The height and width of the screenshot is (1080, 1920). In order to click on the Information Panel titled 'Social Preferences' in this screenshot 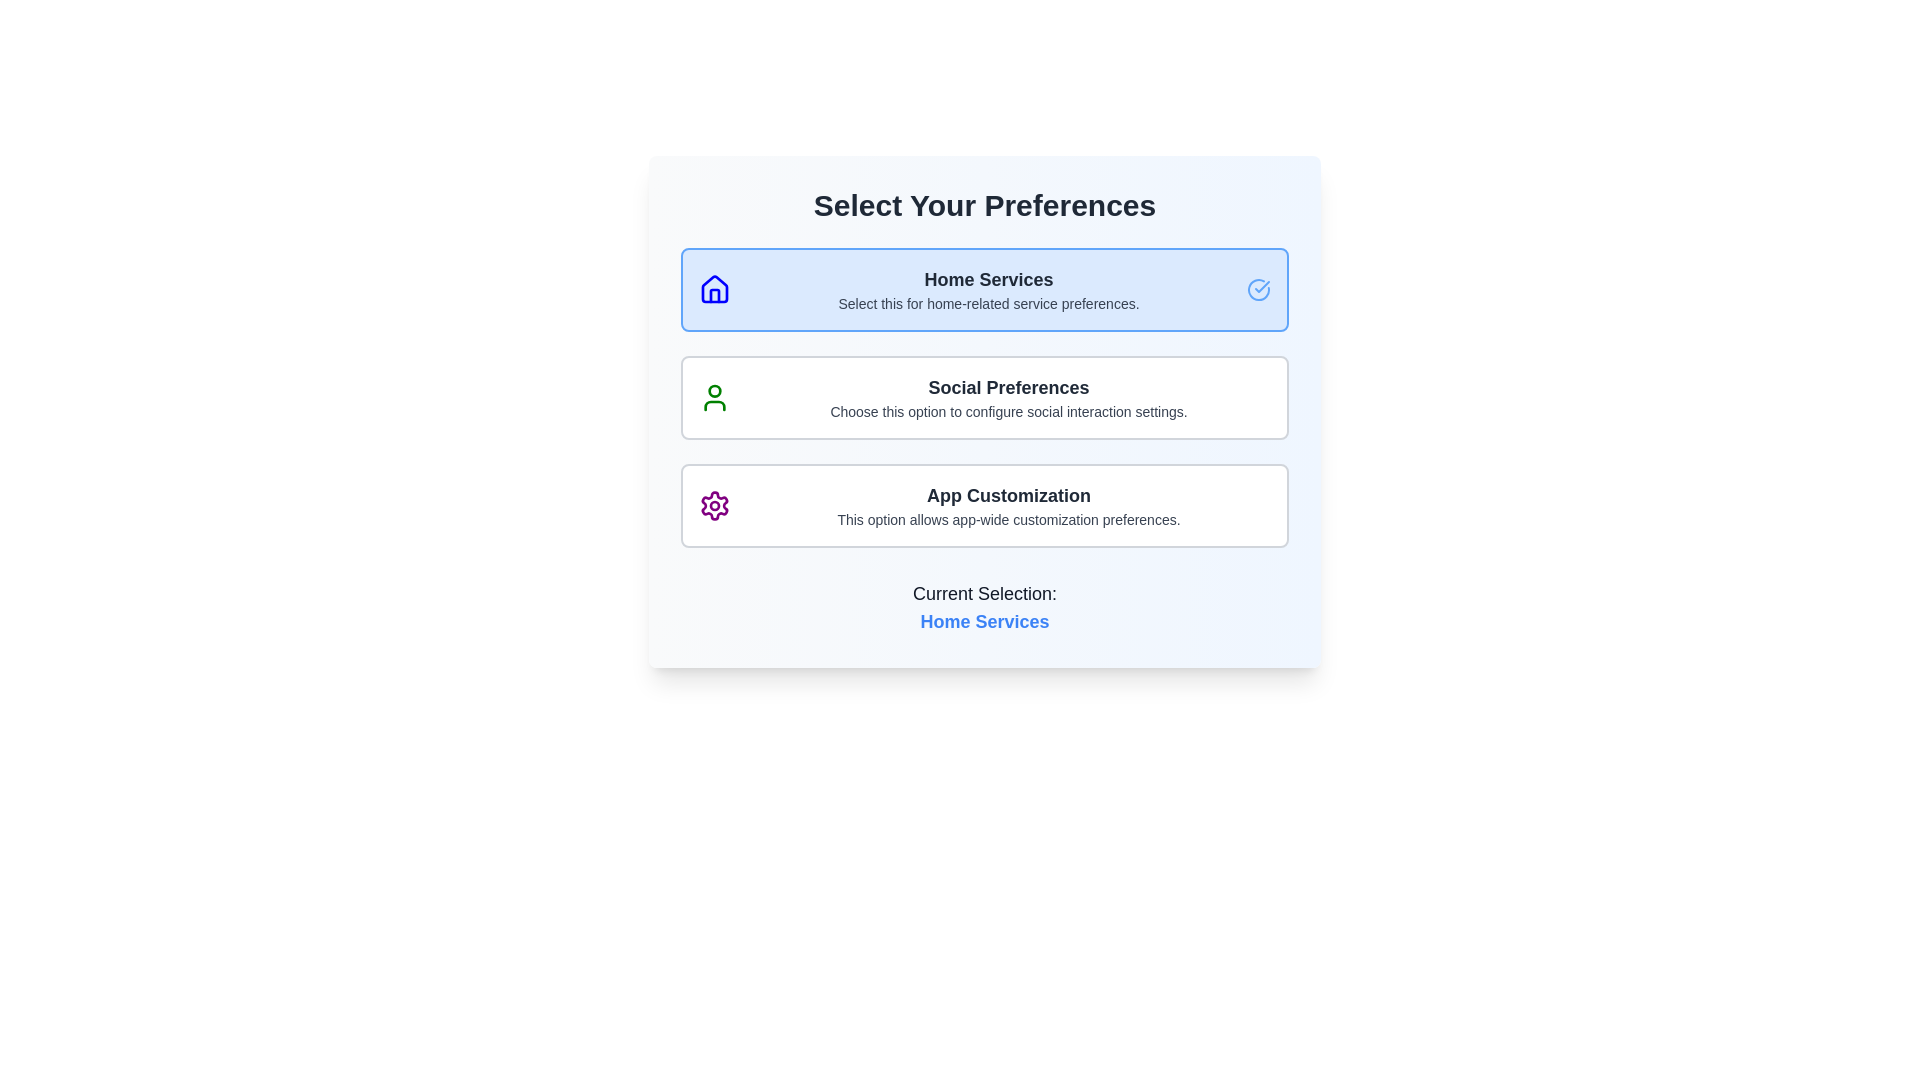, I will do `click(984, 397)`.